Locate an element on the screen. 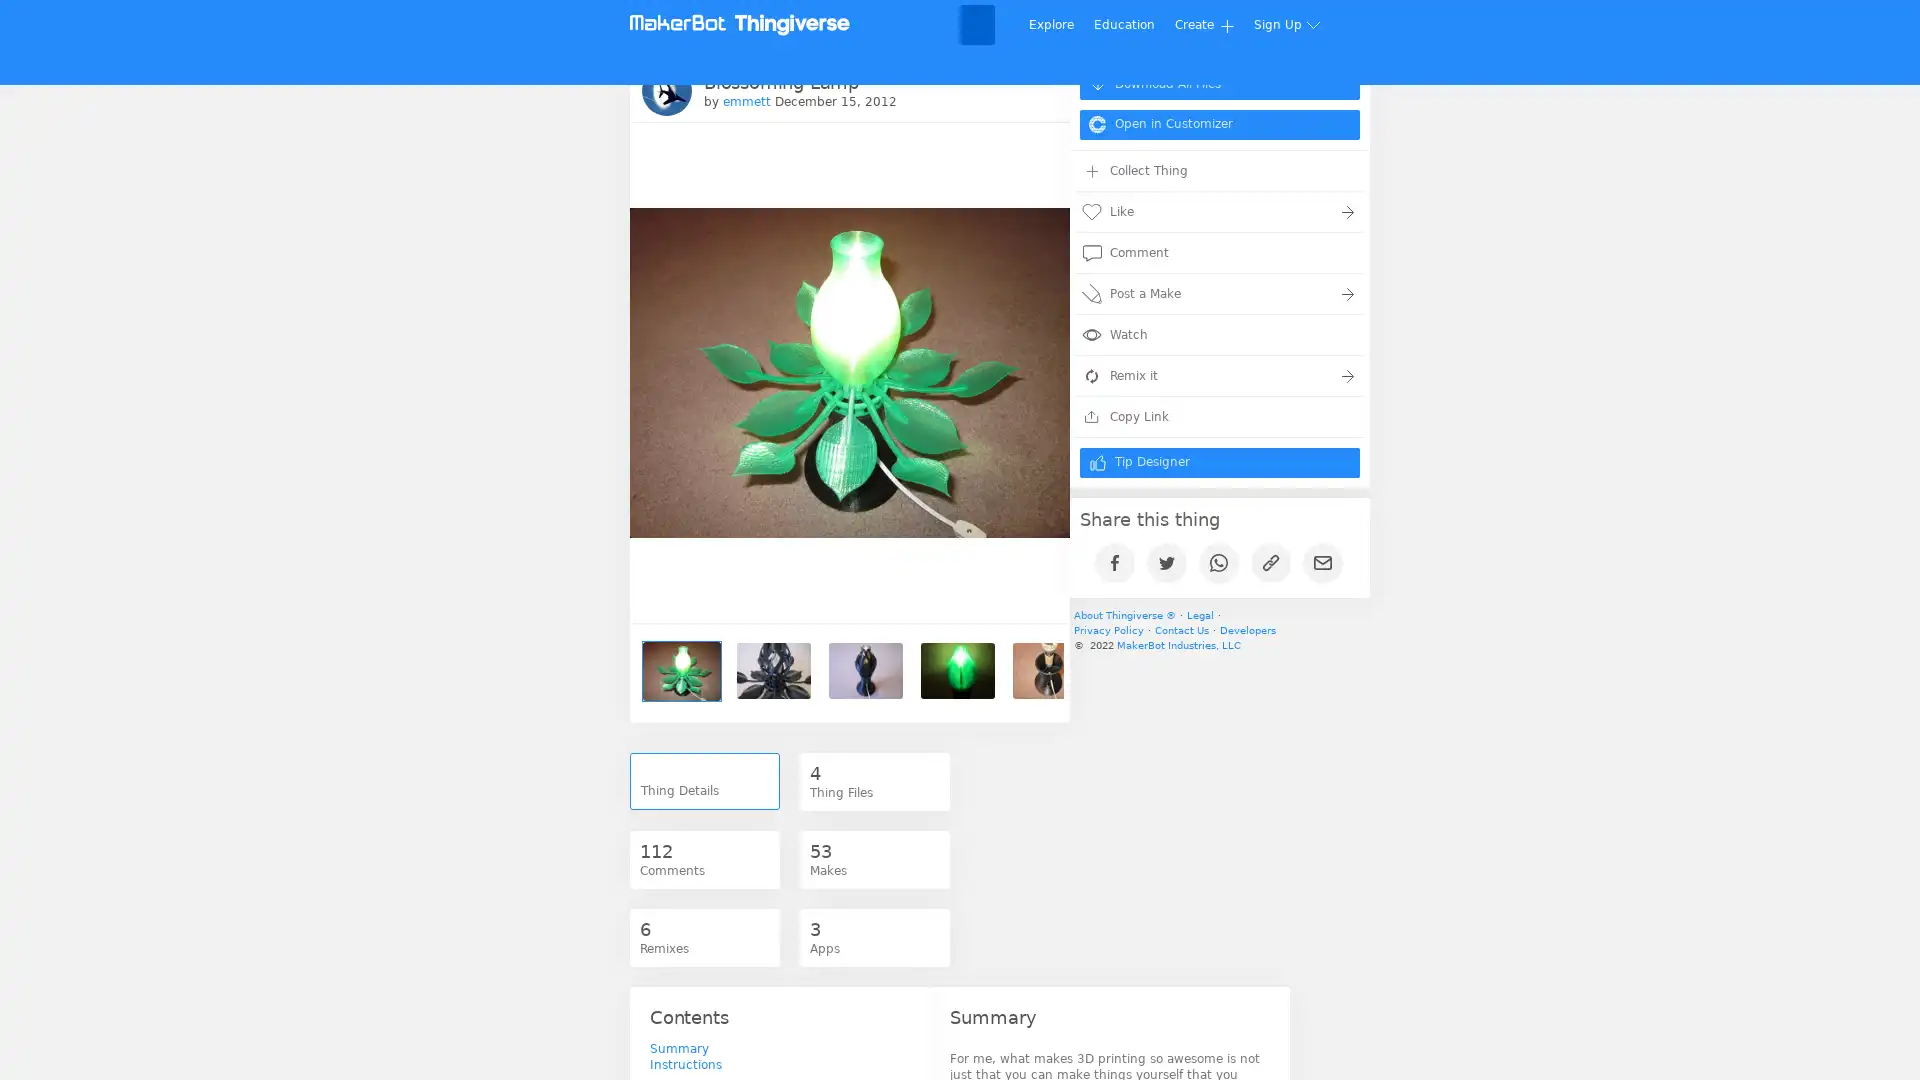 The height and width of the screenshot is (1080, 1920). slide item 9 is located at coordinates (1416, 670).